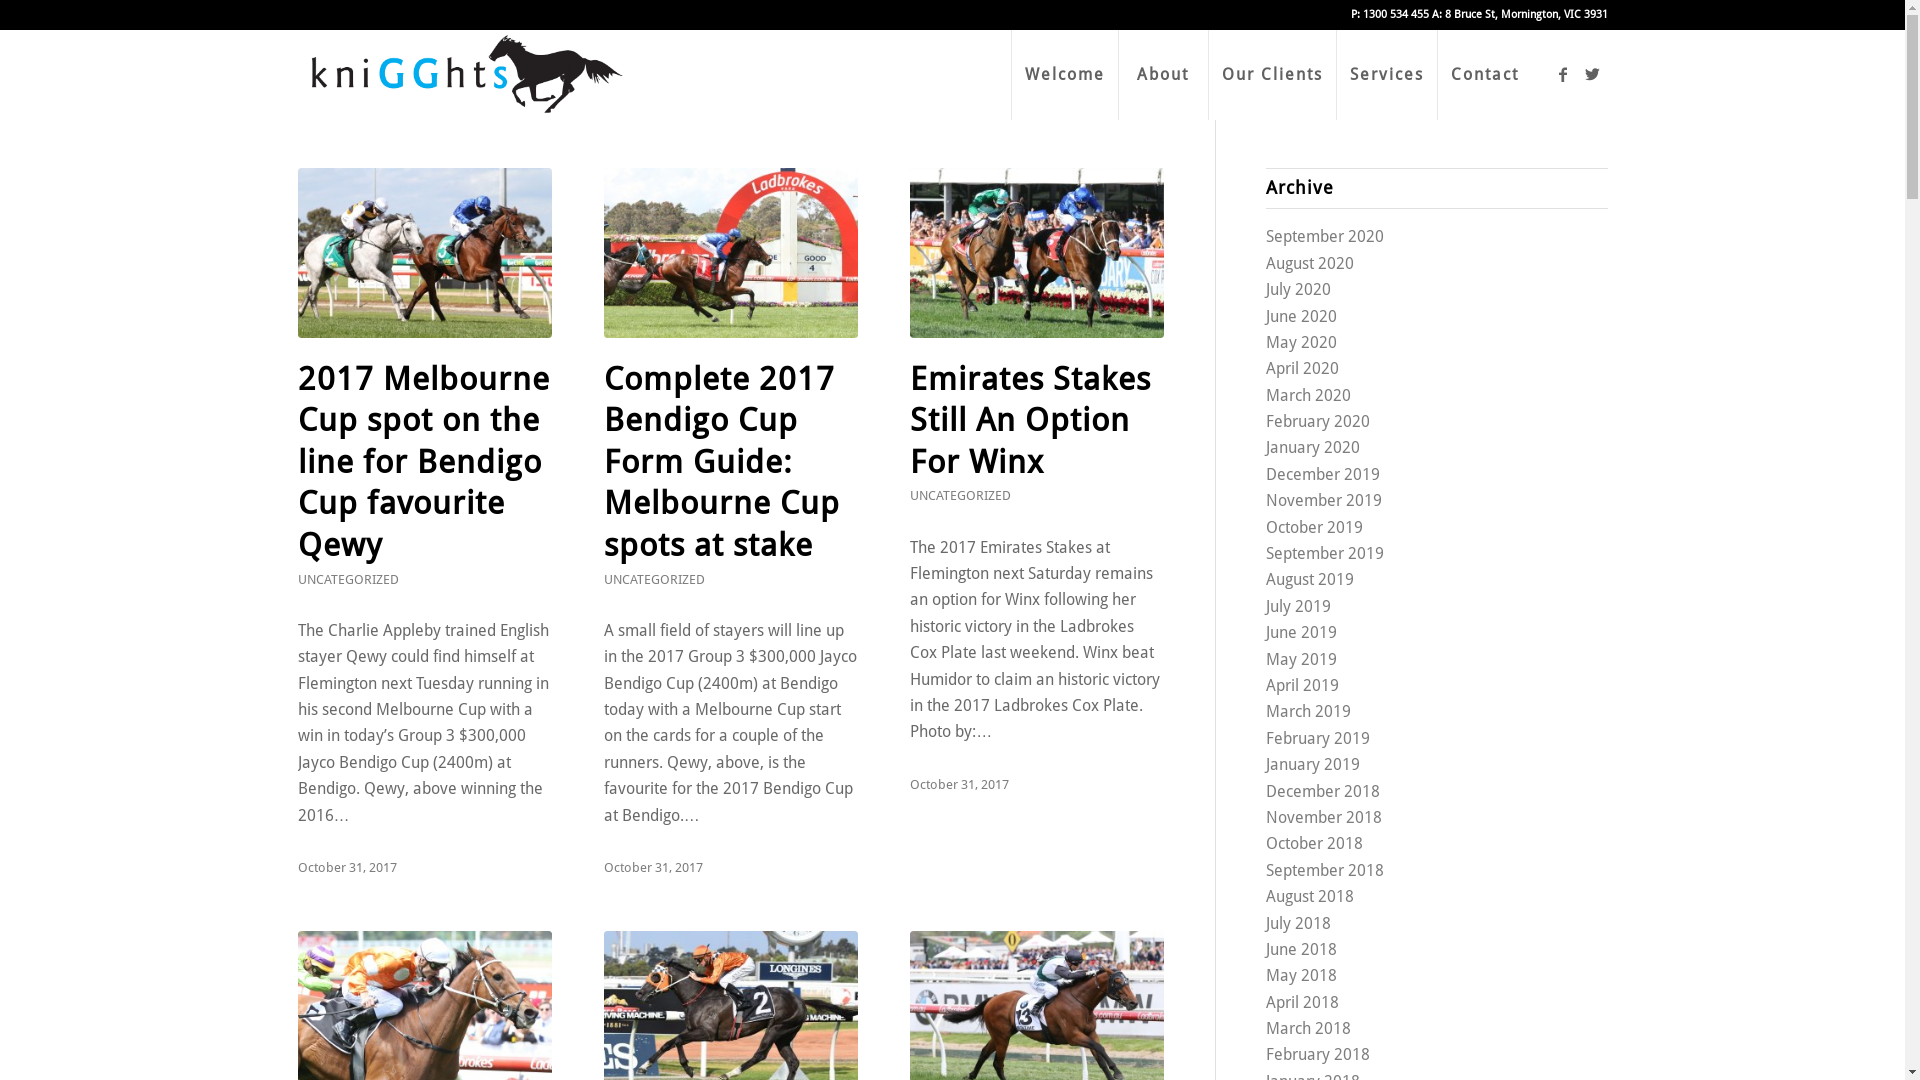 This screenshot has width=1920, height=1080. I want to click on 'April 2020', so click(1302, 368).